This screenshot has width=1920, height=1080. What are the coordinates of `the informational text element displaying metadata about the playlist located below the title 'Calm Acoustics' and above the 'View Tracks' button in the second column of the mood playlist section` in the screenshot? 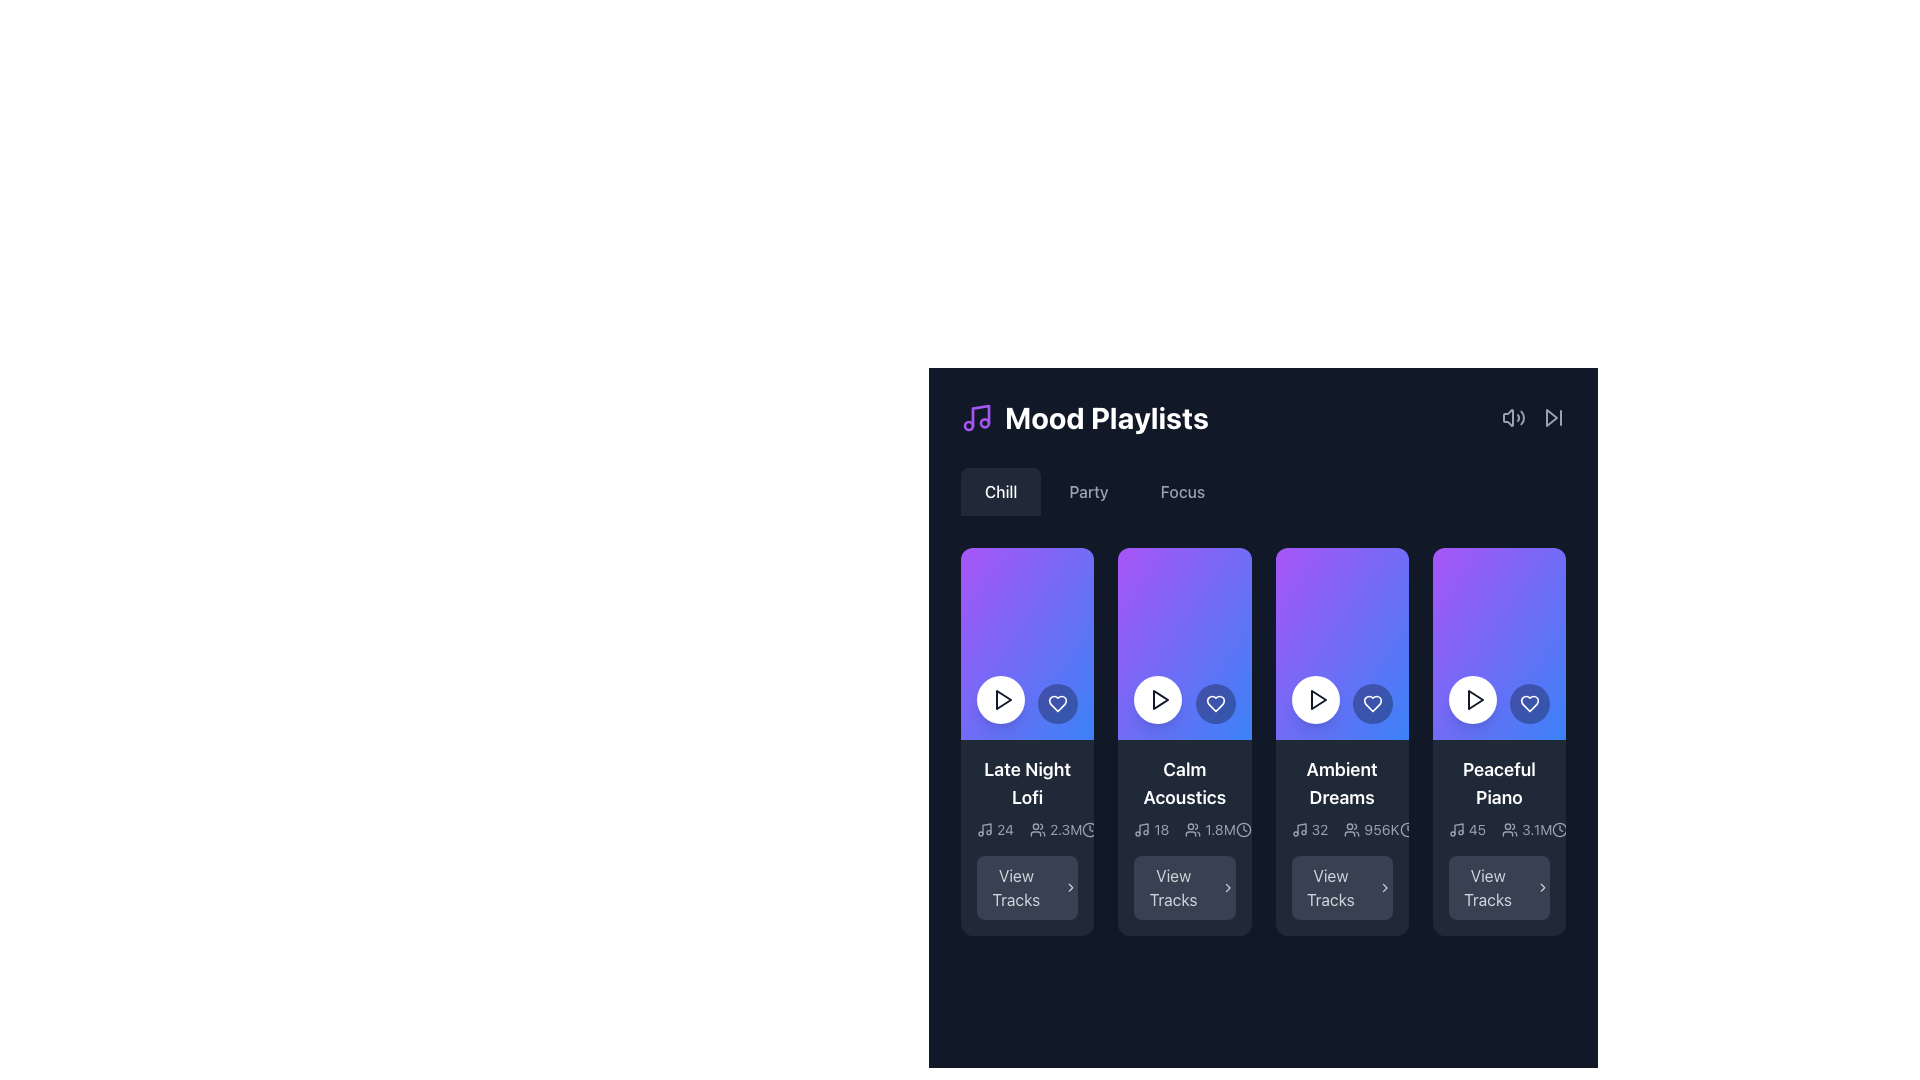 It's located at (1184, 829).